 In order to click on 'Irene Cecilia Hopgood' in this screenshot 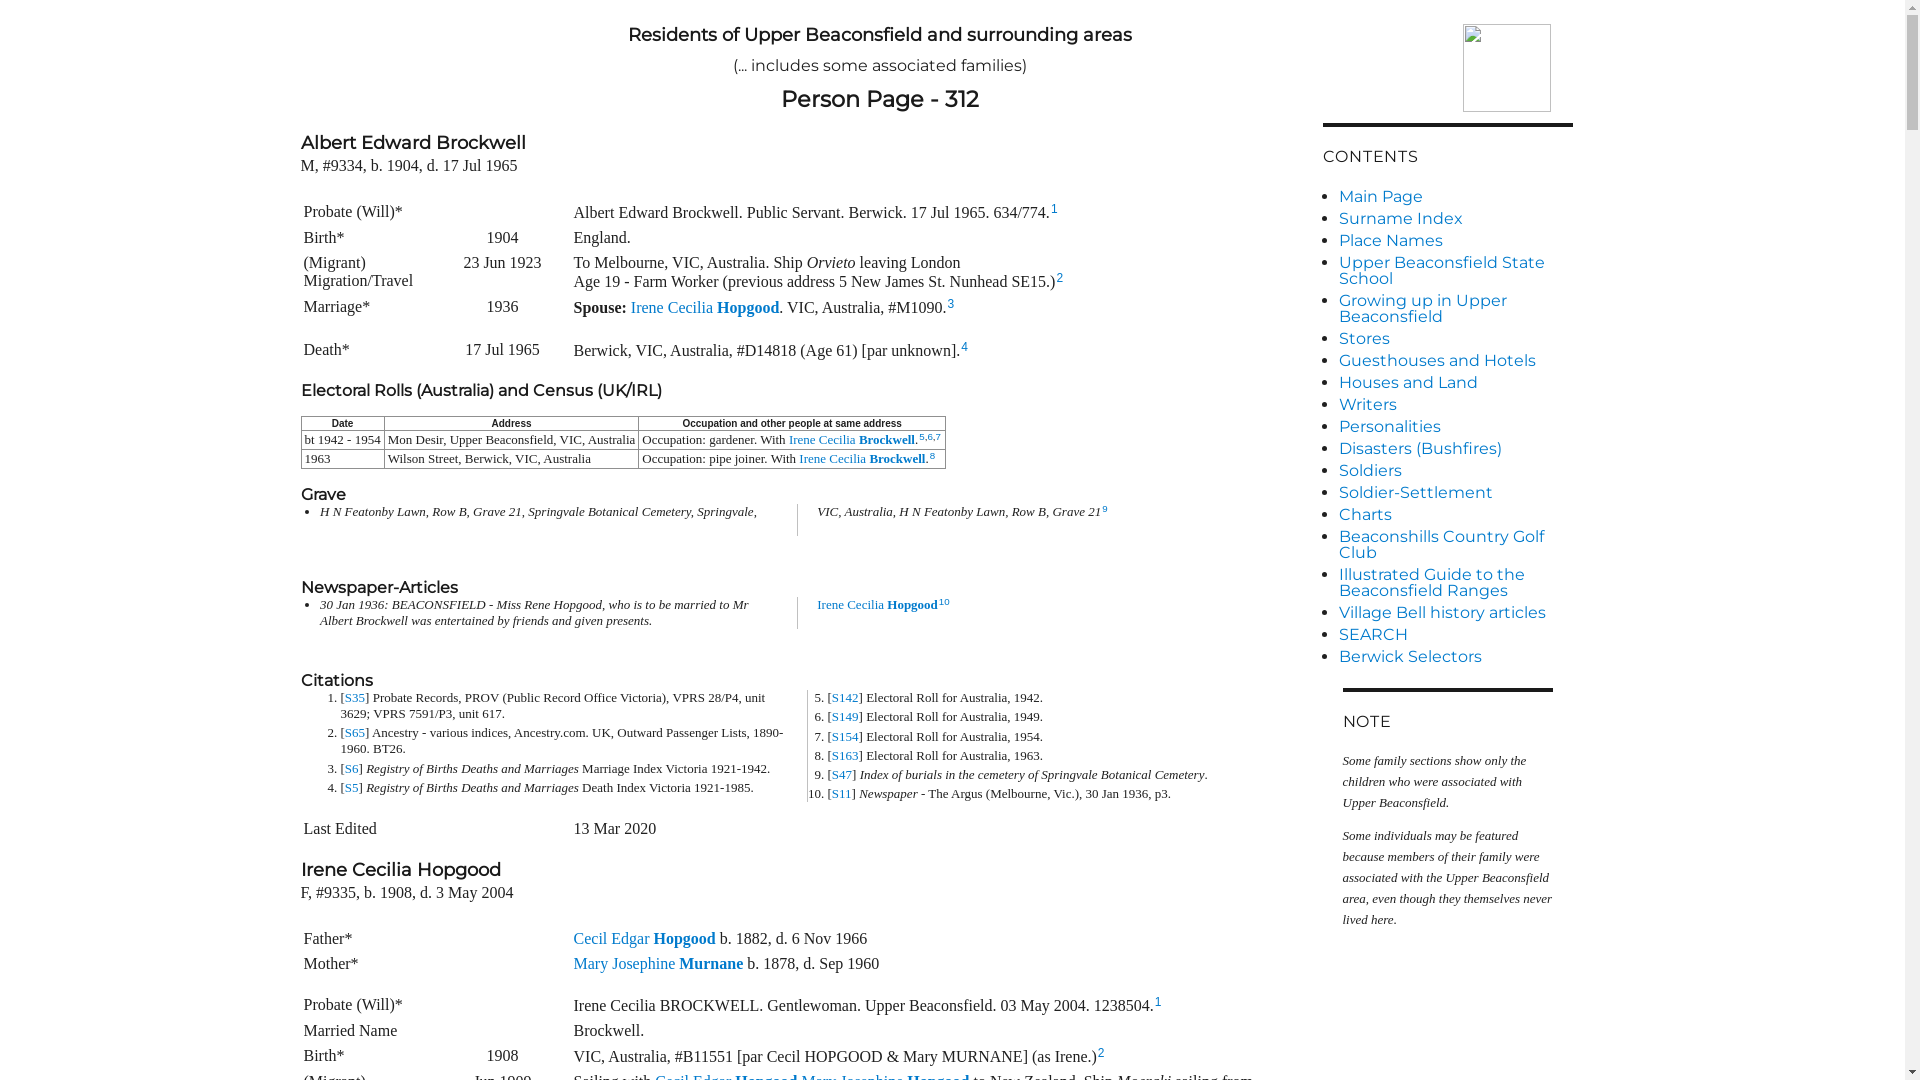, I will do `click(877, 603)`.